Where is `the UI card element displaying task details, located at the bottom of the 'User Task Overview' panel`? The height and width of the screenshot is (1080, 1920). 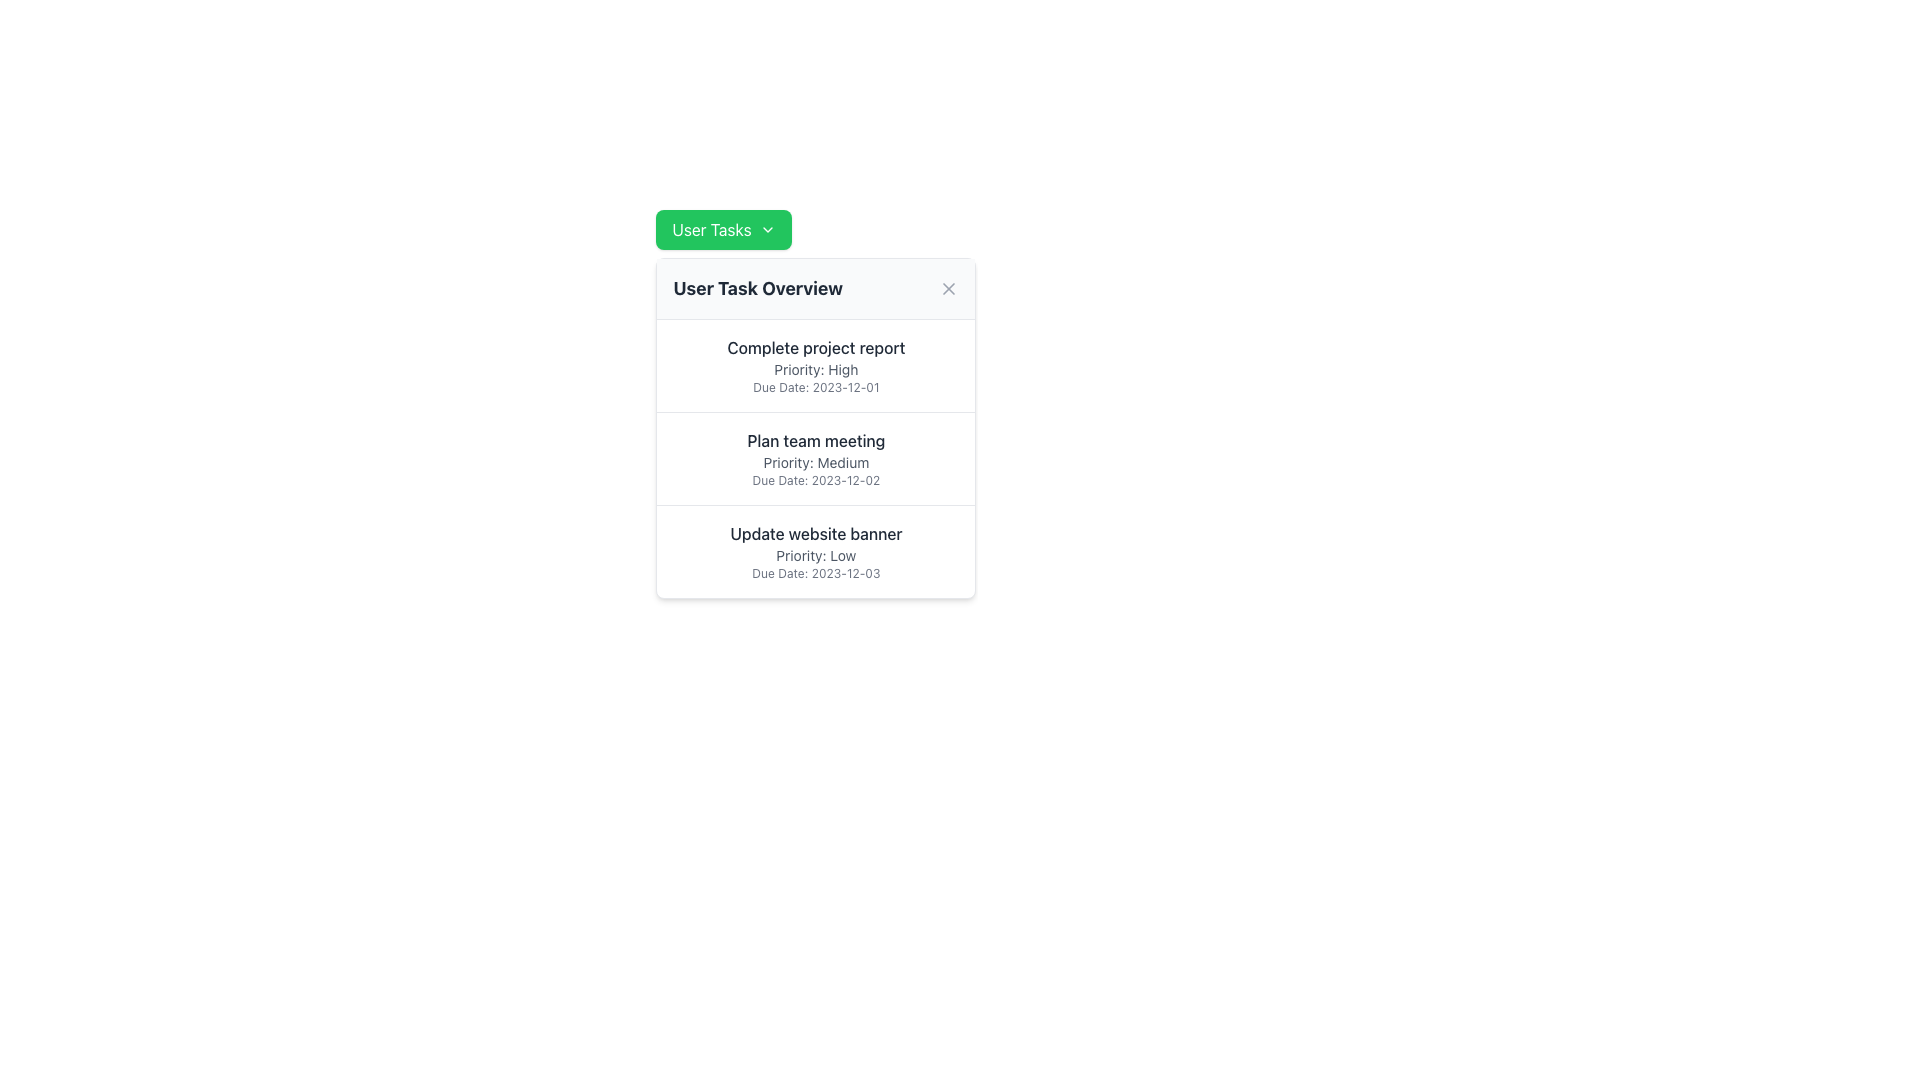 the UI card element displaying task details, located at the bottom of the 'User Task Overview' panel is located at coordinates (816, 551).